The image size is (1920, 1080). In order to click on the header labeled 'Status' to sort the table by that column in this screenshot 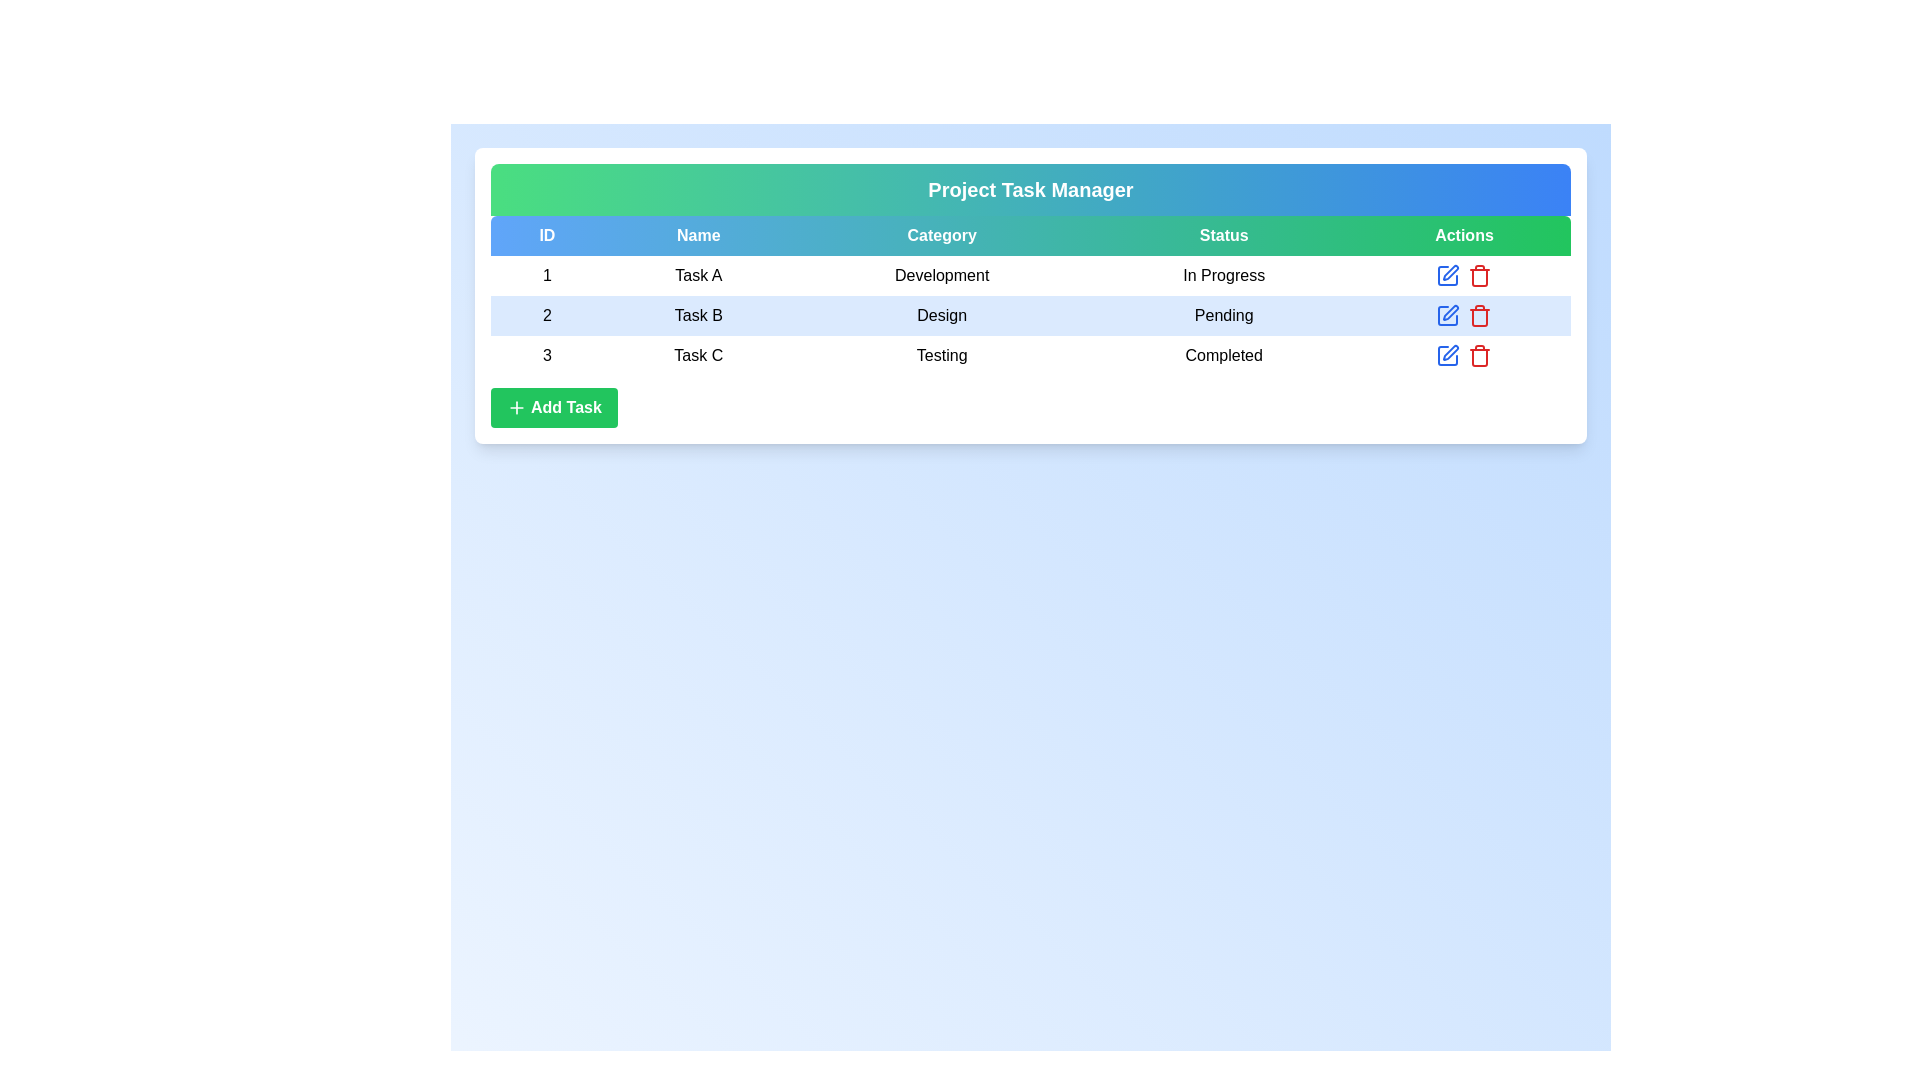, I will do `click(1223, 234)`.